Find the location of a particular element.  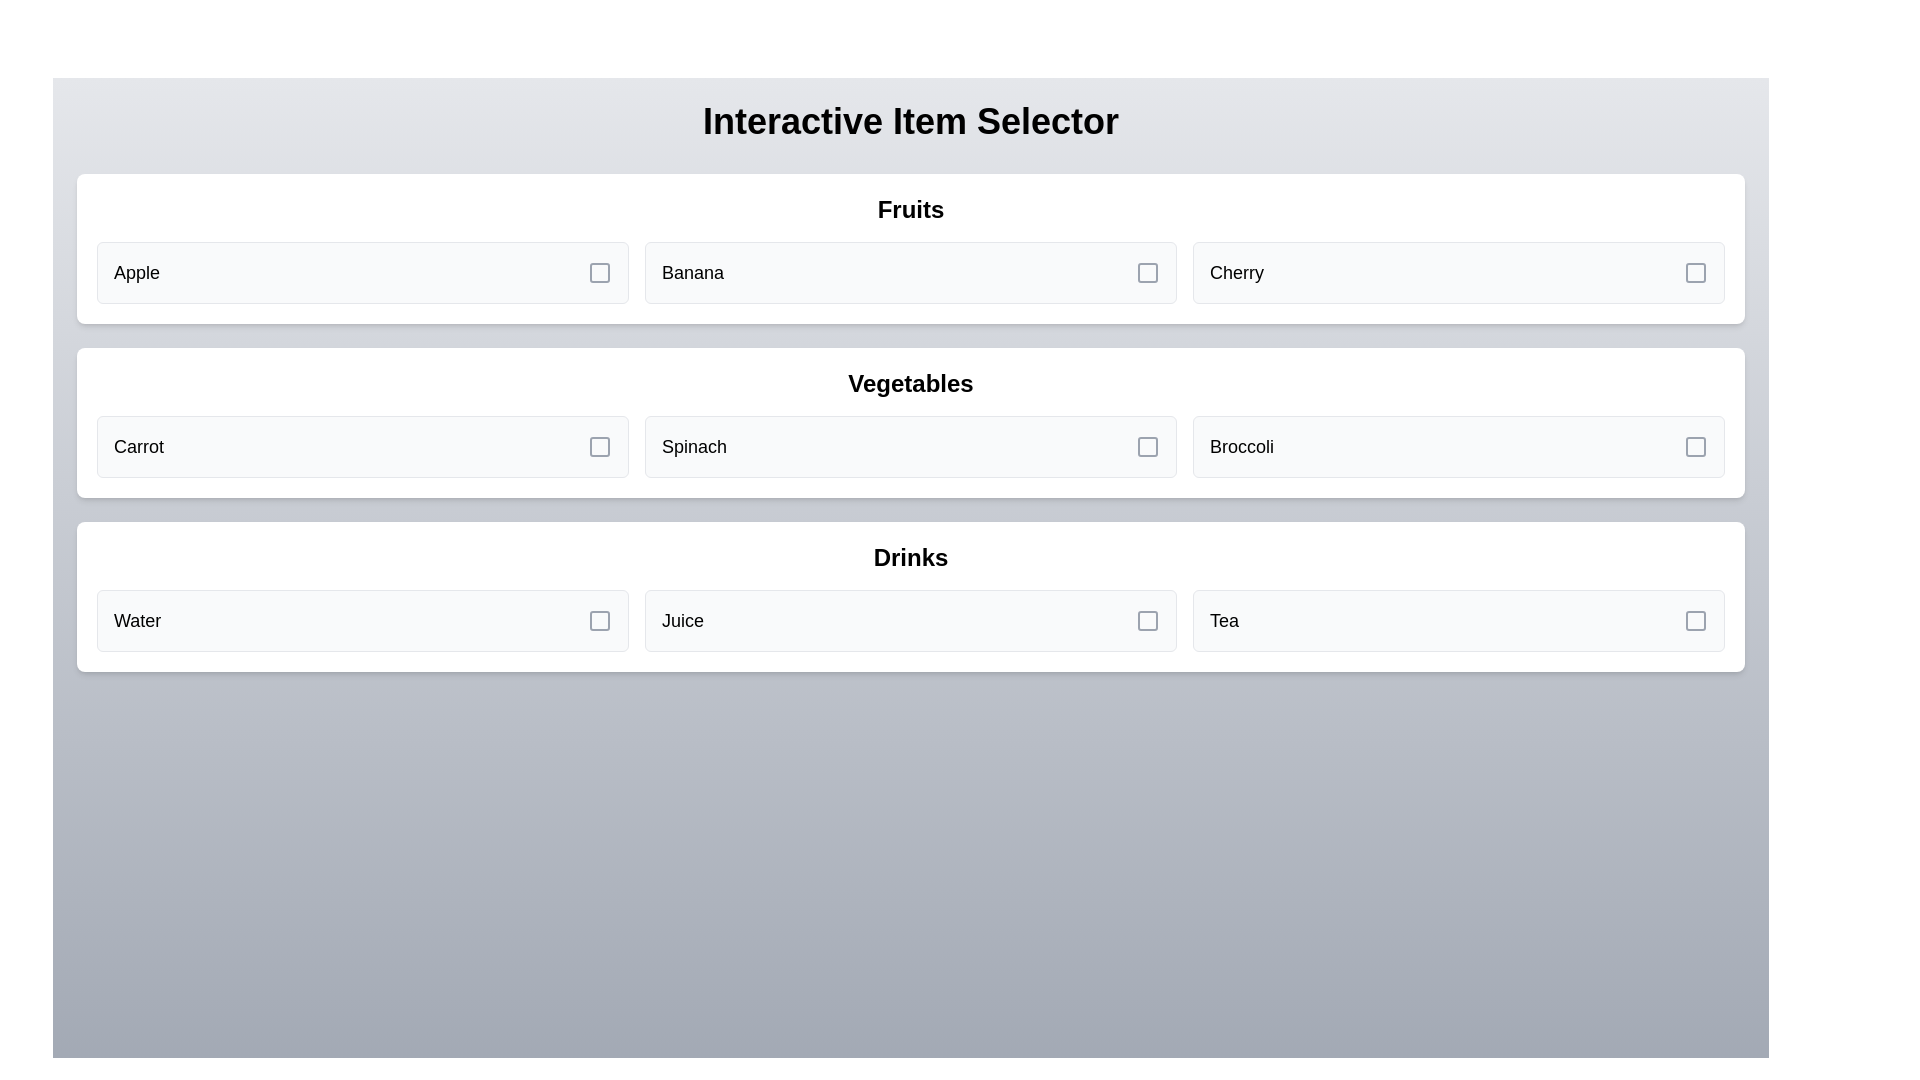

the item Water from the grid is located at coordinates (363, 620).